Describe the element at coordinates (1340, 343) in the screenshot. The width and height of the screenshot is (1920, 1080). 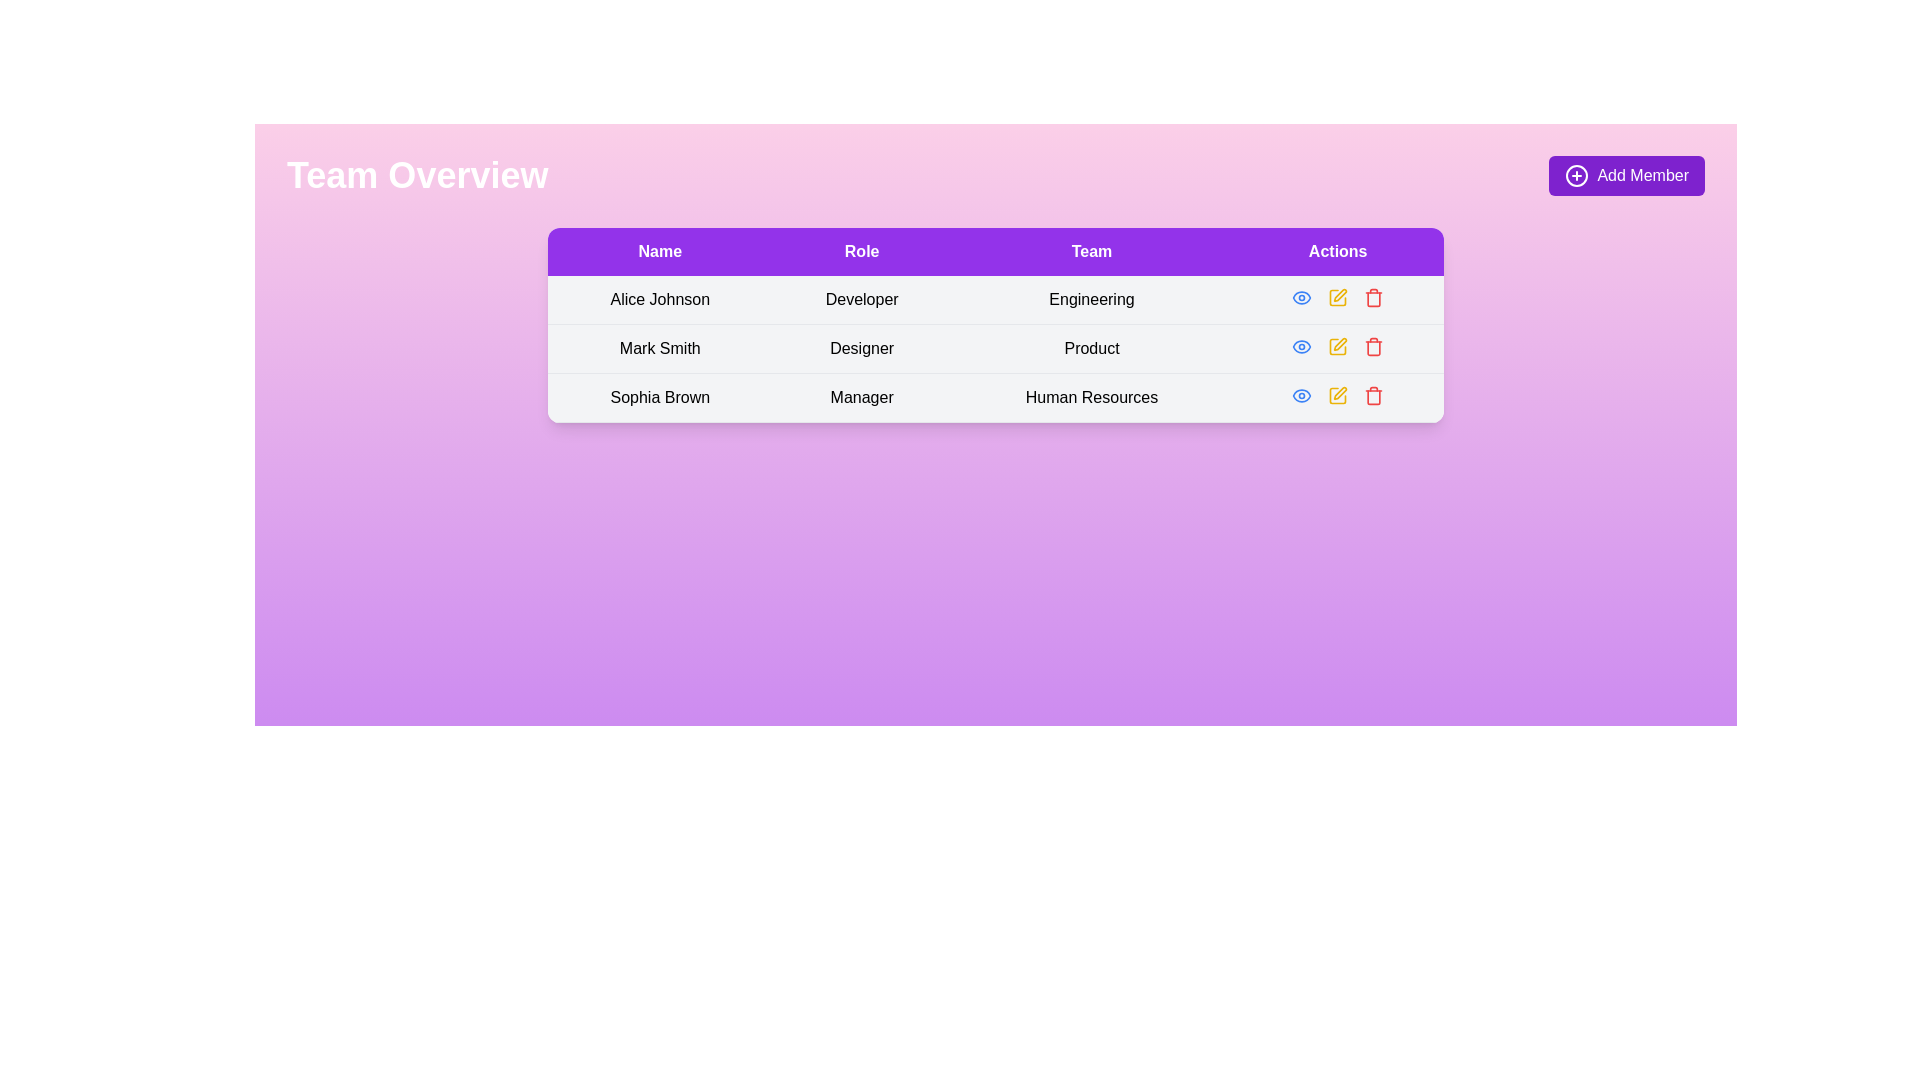
I see `the pen-shaped icon button, which is located` at that location.